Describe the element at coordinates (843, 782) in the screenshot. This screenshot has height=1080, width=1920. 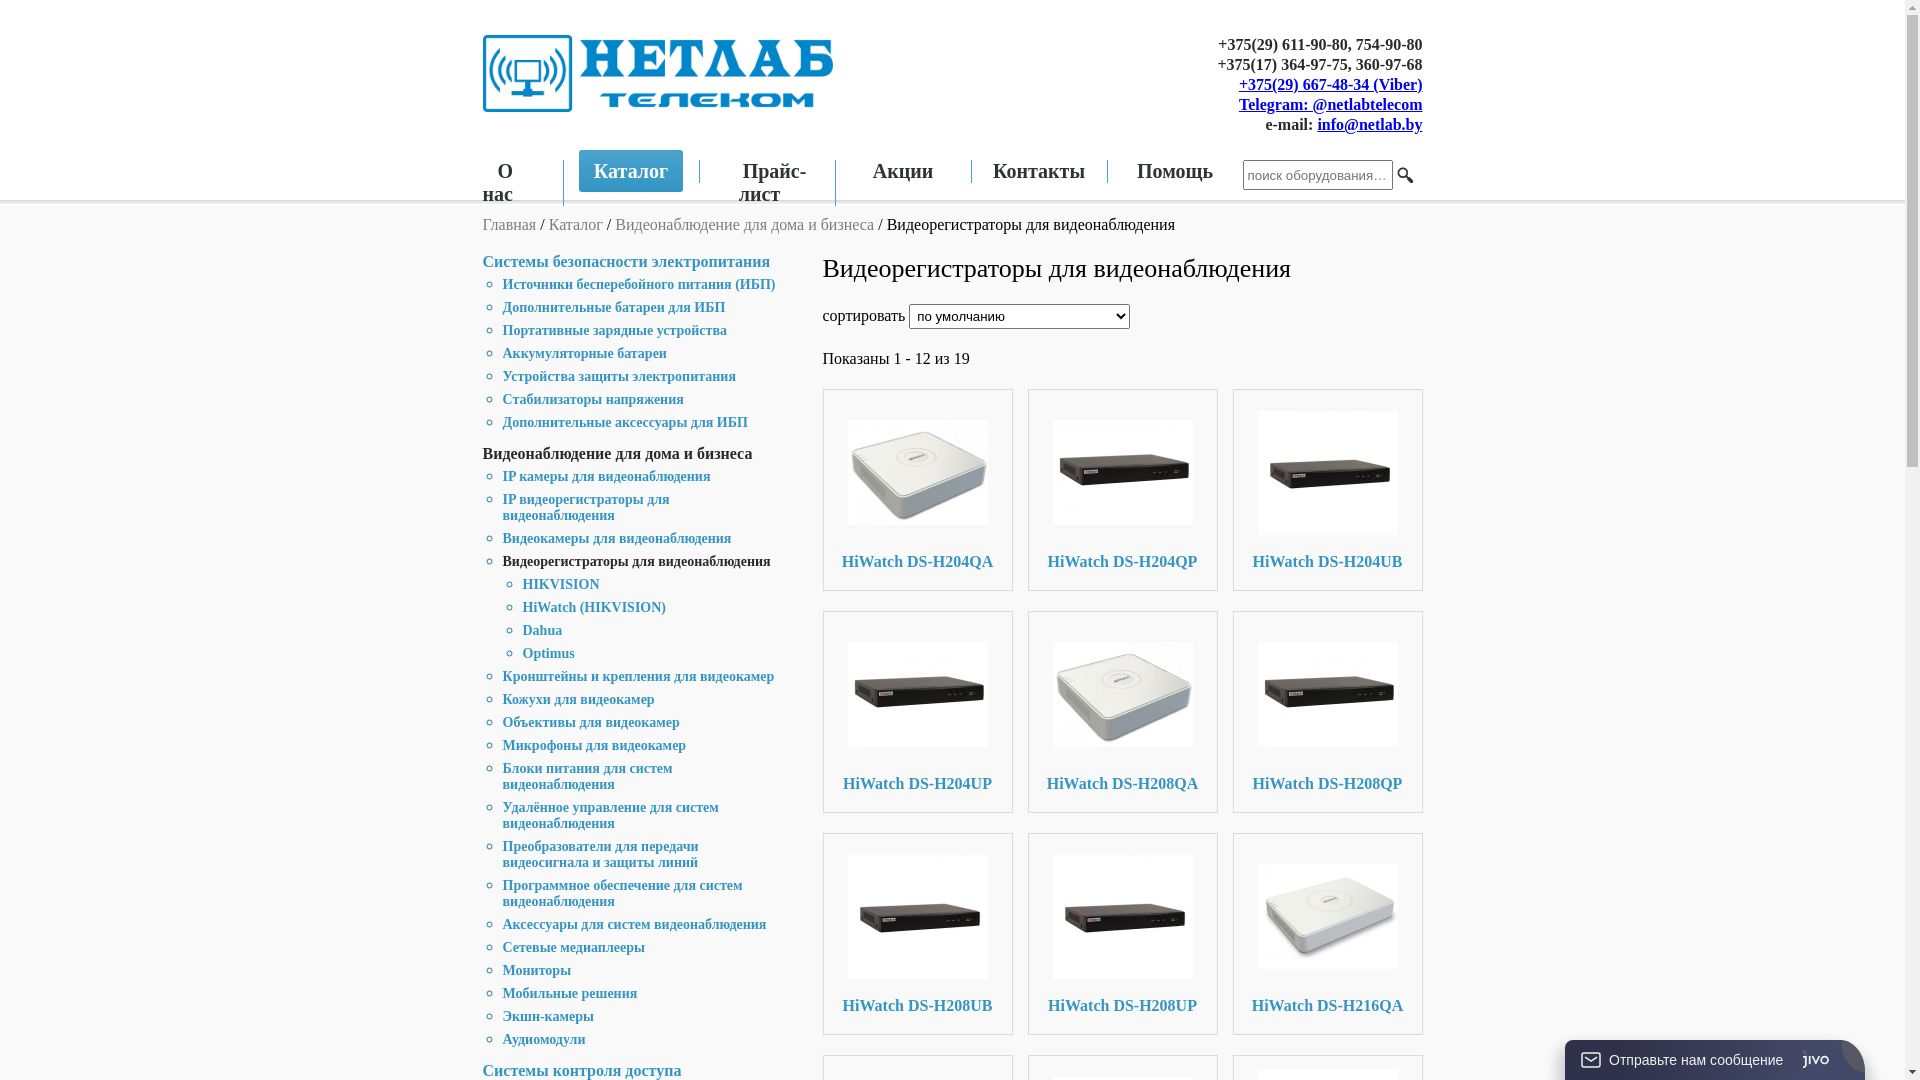
I see `'HiWatch DS-H204UP'` at that location.